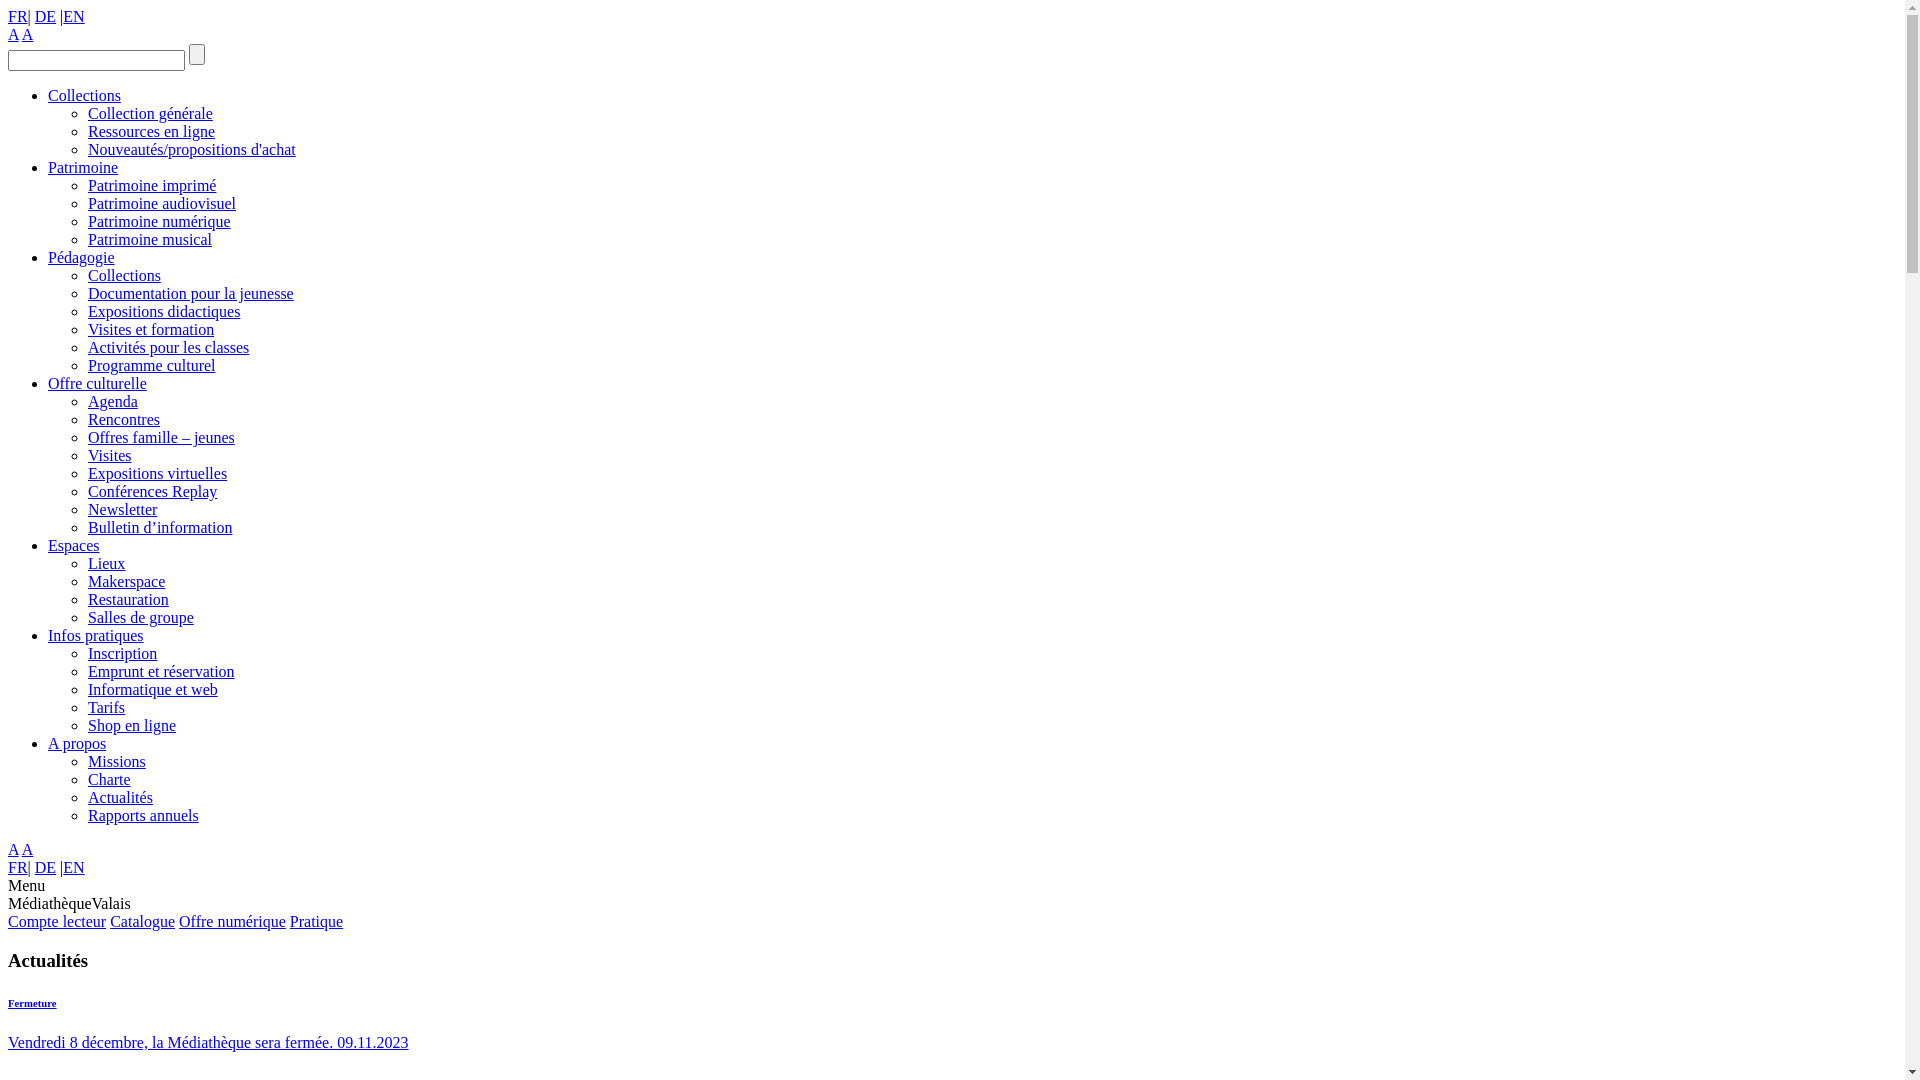 The height and width of the screenshot is (1080, 1920). What do you see at coordinates (156, 473) in the screenshot?
I see `'Expositions virtuelles'` at bounding box center [156, 473].